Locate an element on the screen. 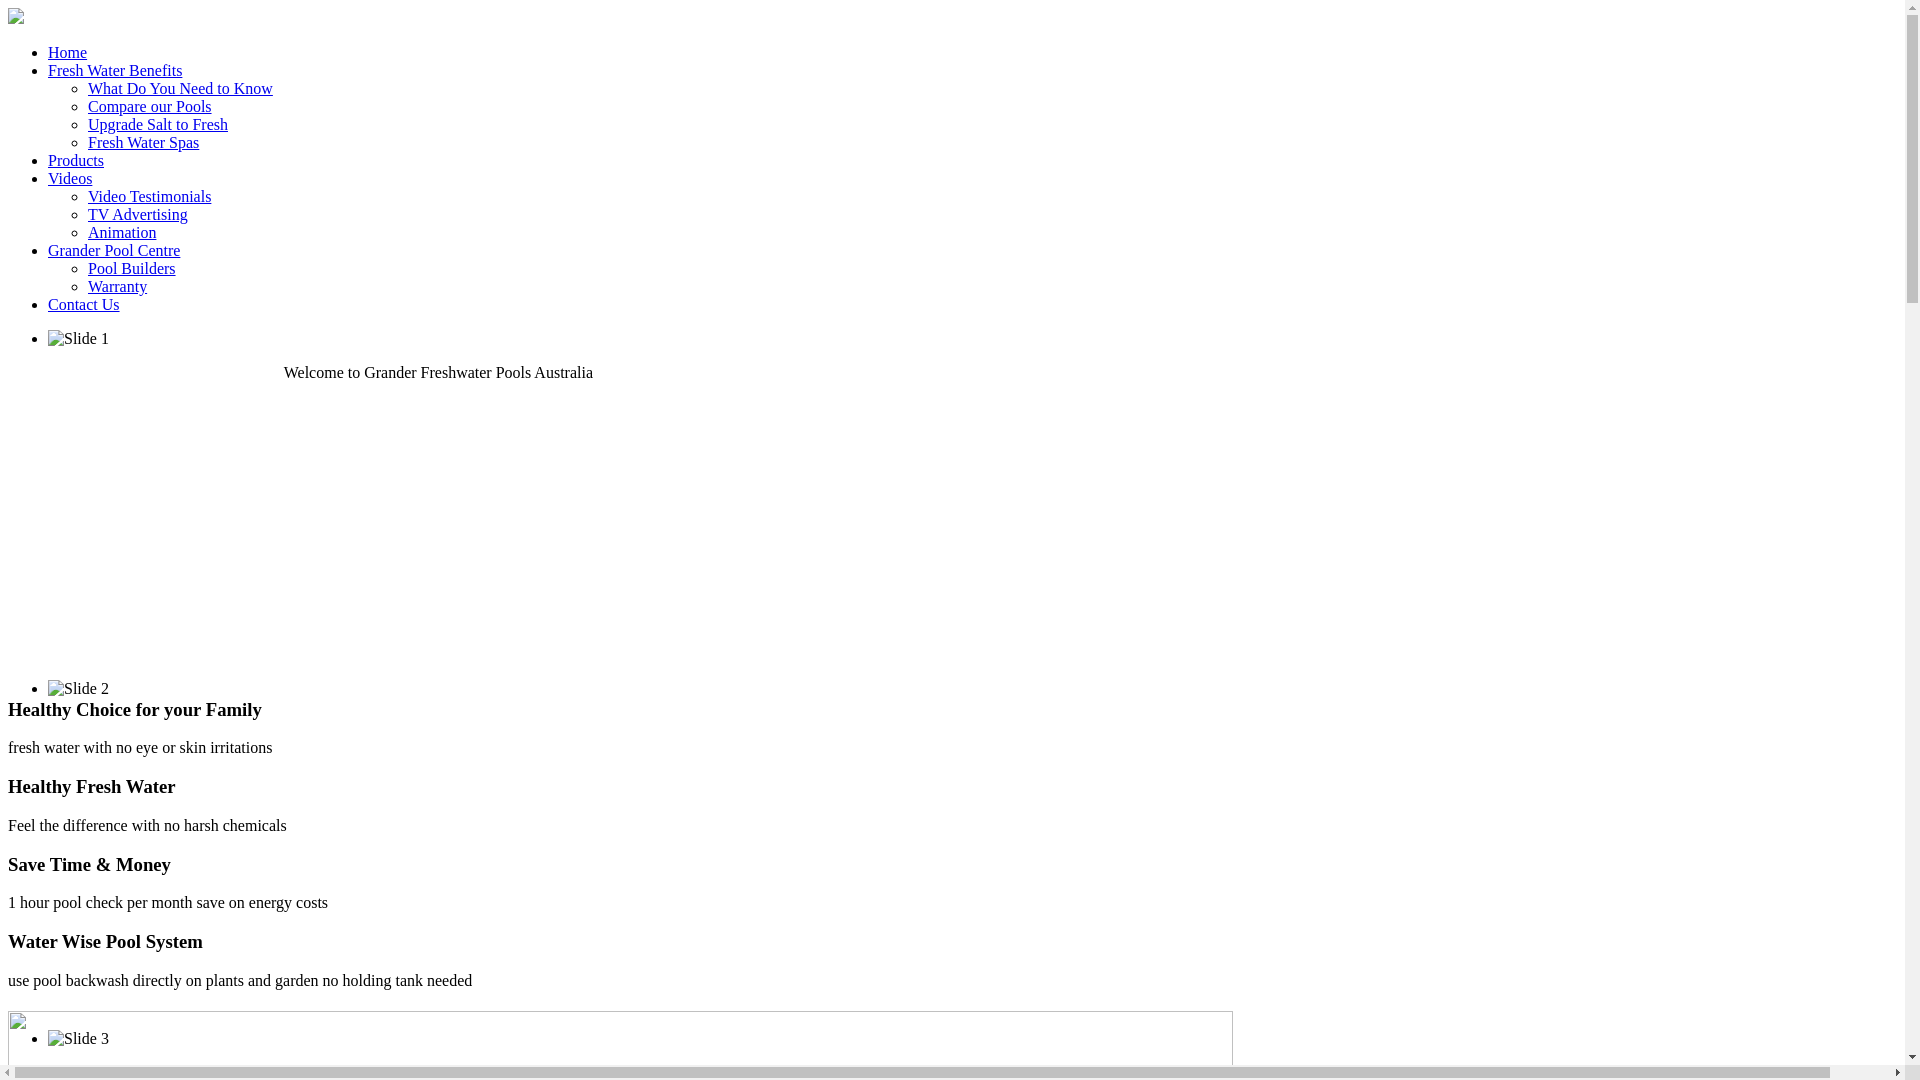  'TV Advertising' is located at coordinates (137, 214).